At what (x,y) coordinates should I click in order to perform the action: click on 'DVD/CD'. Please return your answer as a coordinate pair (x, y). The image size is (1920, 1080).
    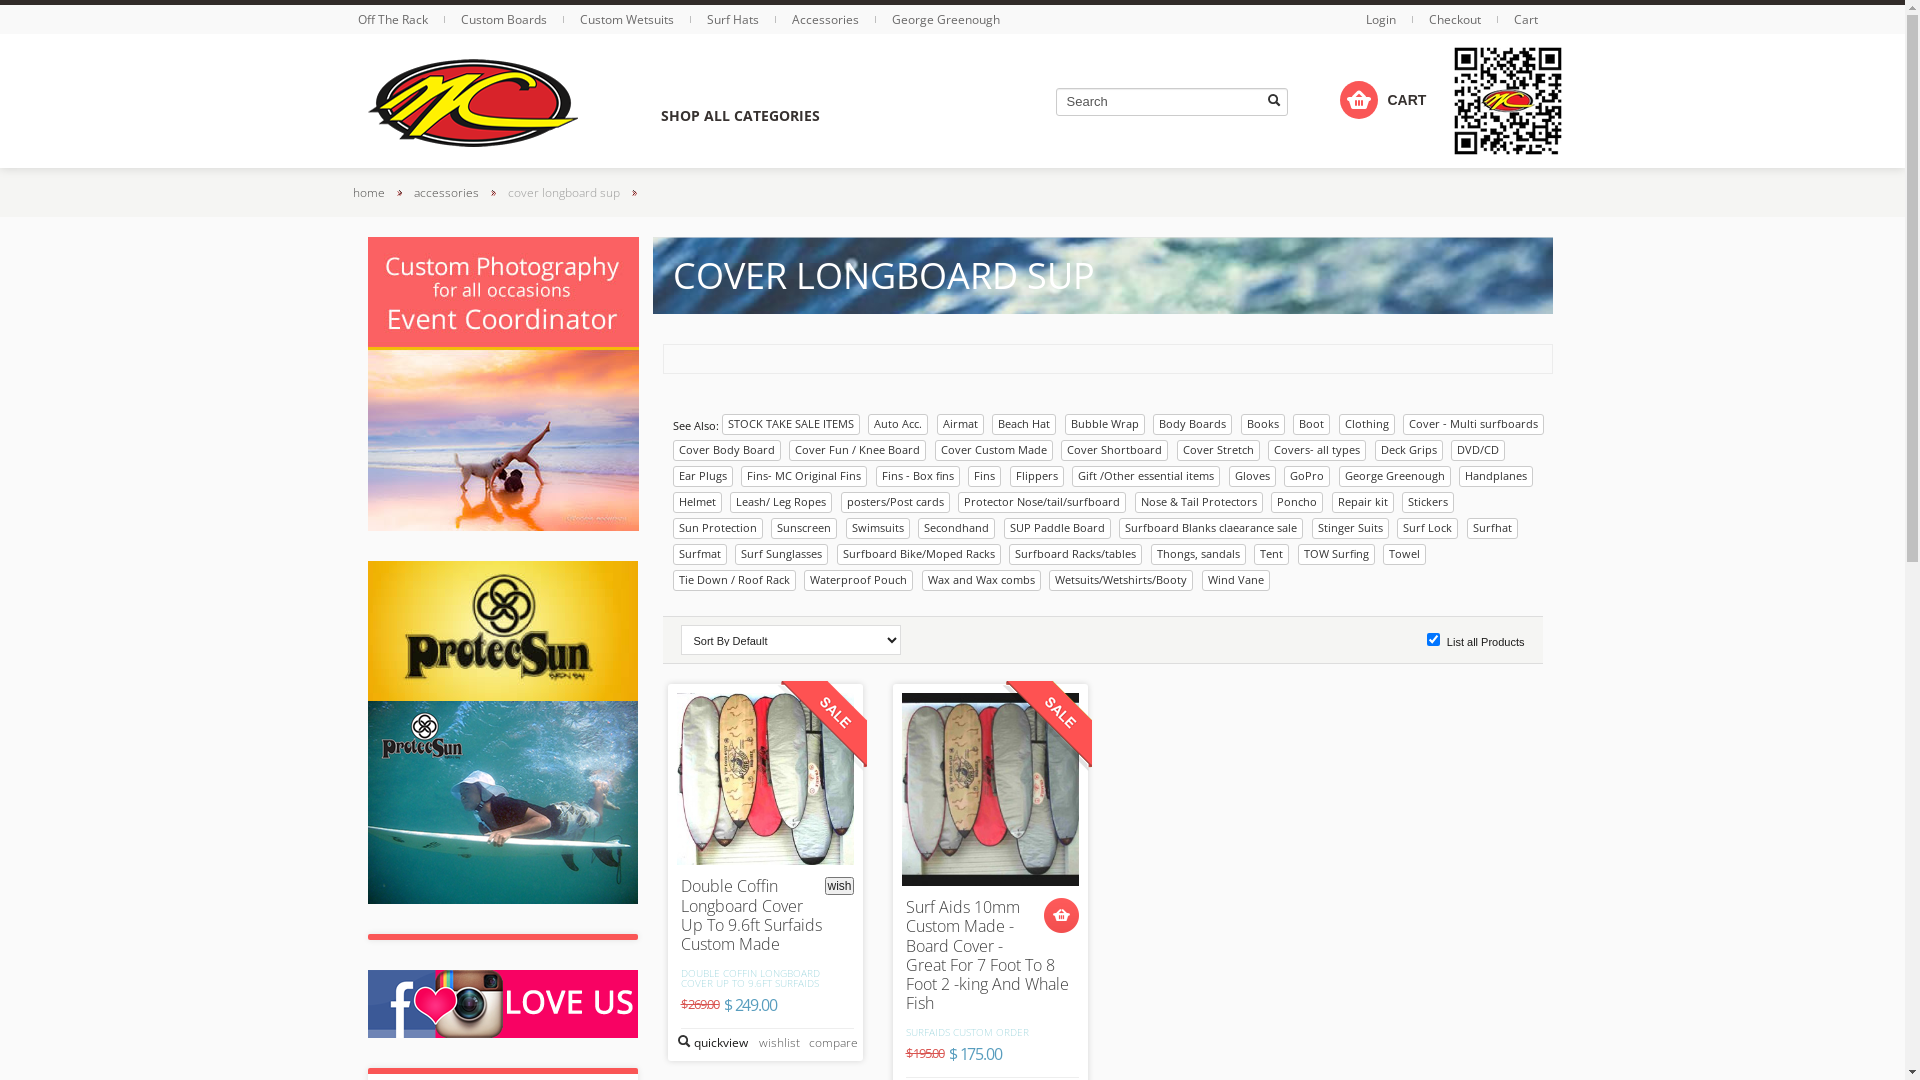
    Looking at the image, I should click on (1478, 450).